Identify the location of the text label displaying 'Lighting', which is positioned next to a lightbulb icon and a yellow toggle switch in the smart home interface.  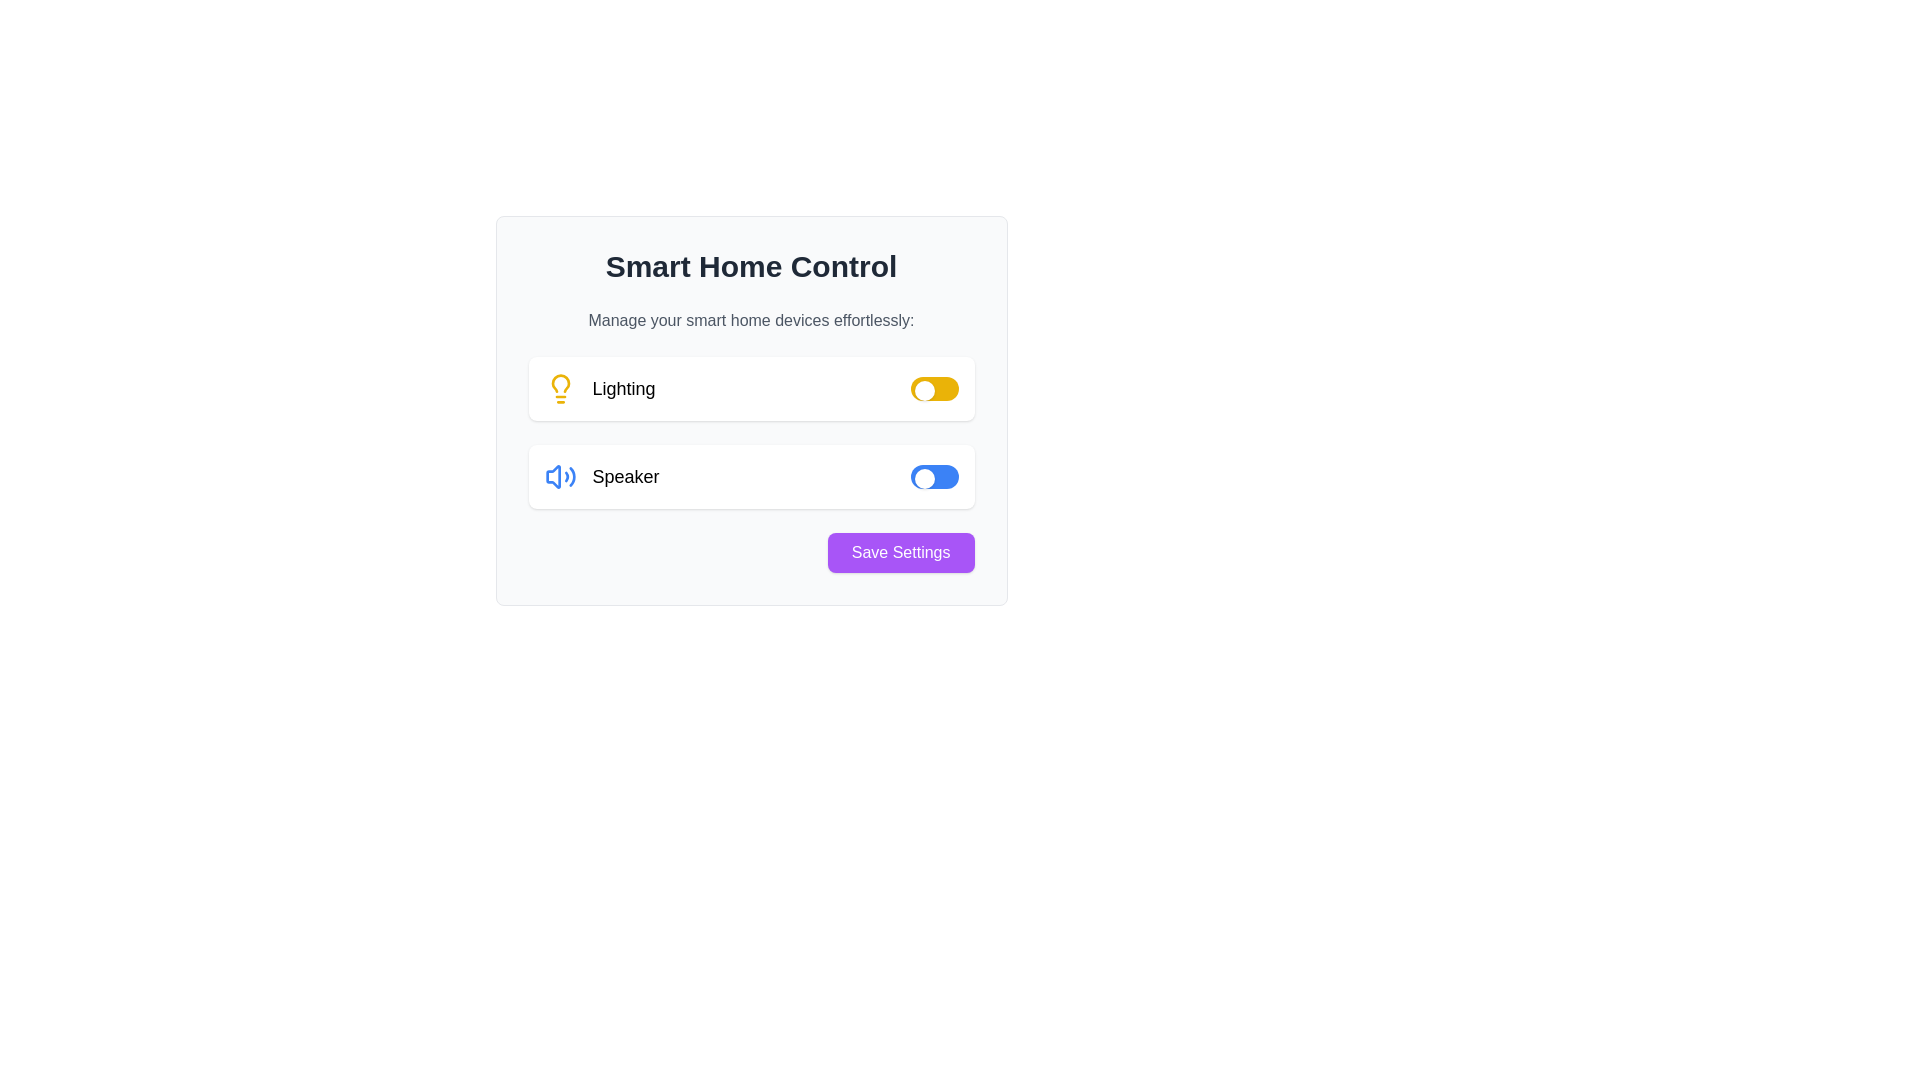
(623, 389).